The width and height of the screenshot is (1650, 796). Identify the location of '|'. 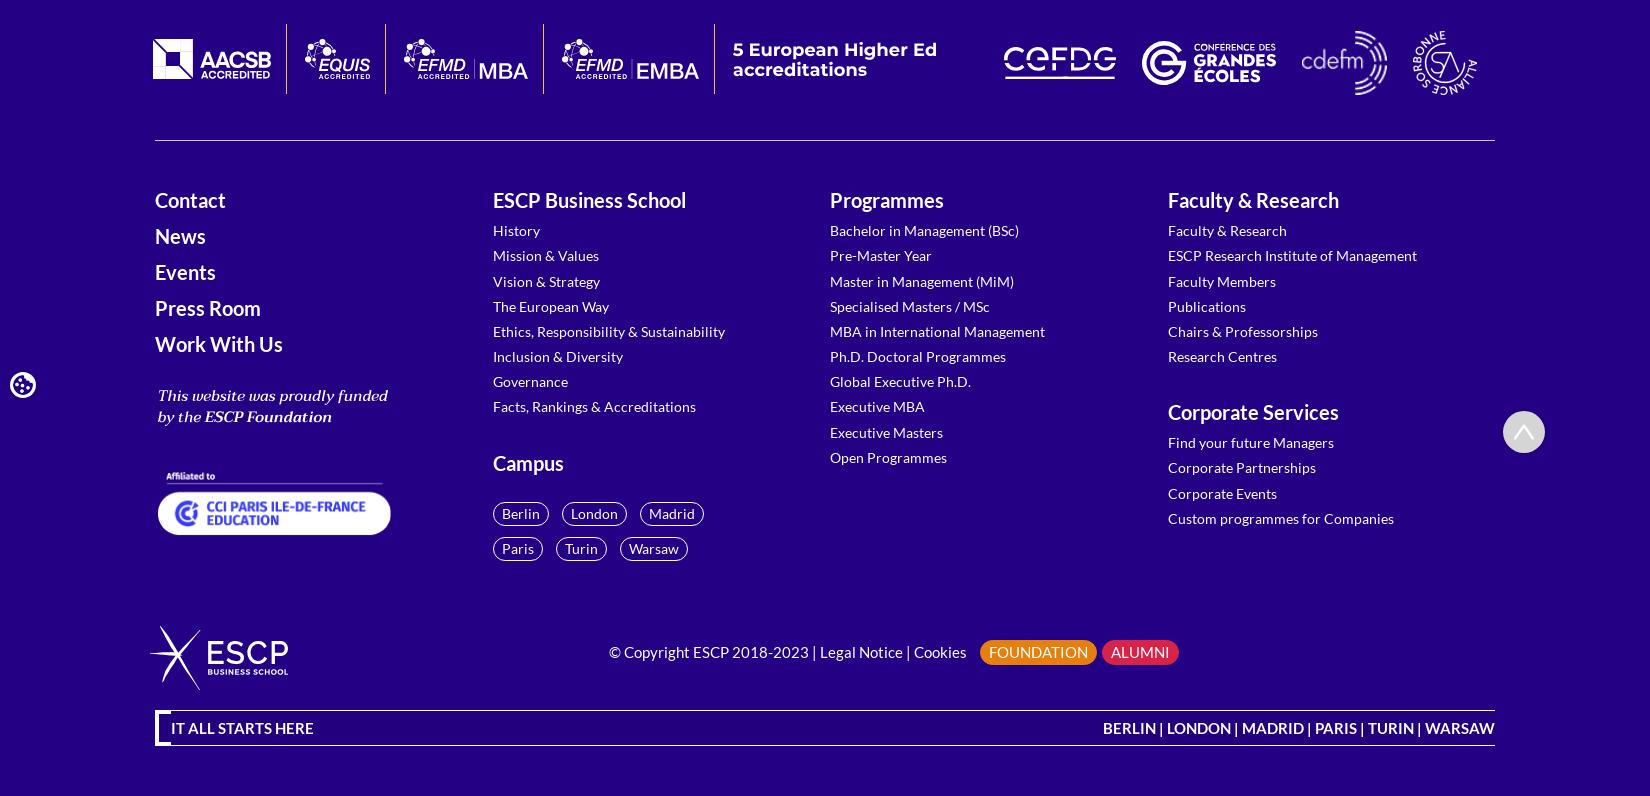
(908, 652).